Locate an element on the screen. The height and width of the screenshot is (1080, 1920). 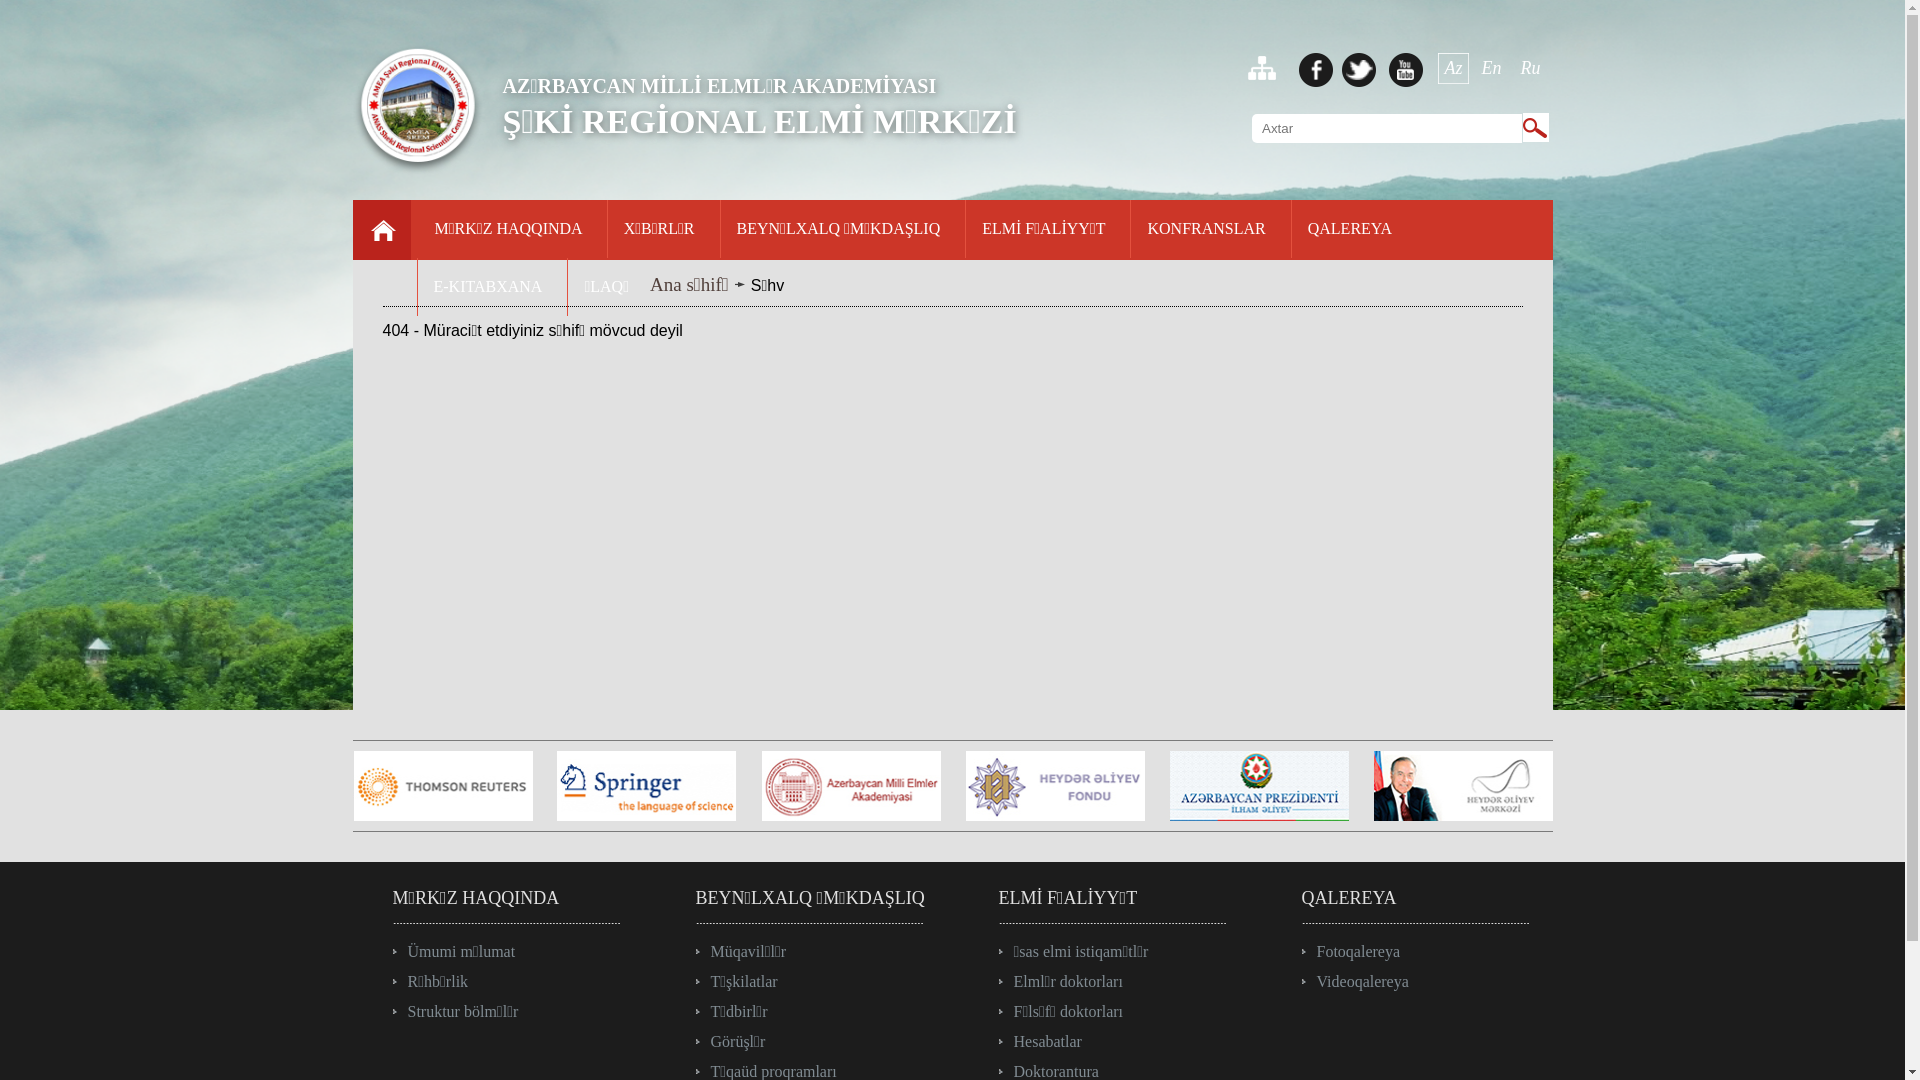
'Az' is located at coordinates (1454, 67).